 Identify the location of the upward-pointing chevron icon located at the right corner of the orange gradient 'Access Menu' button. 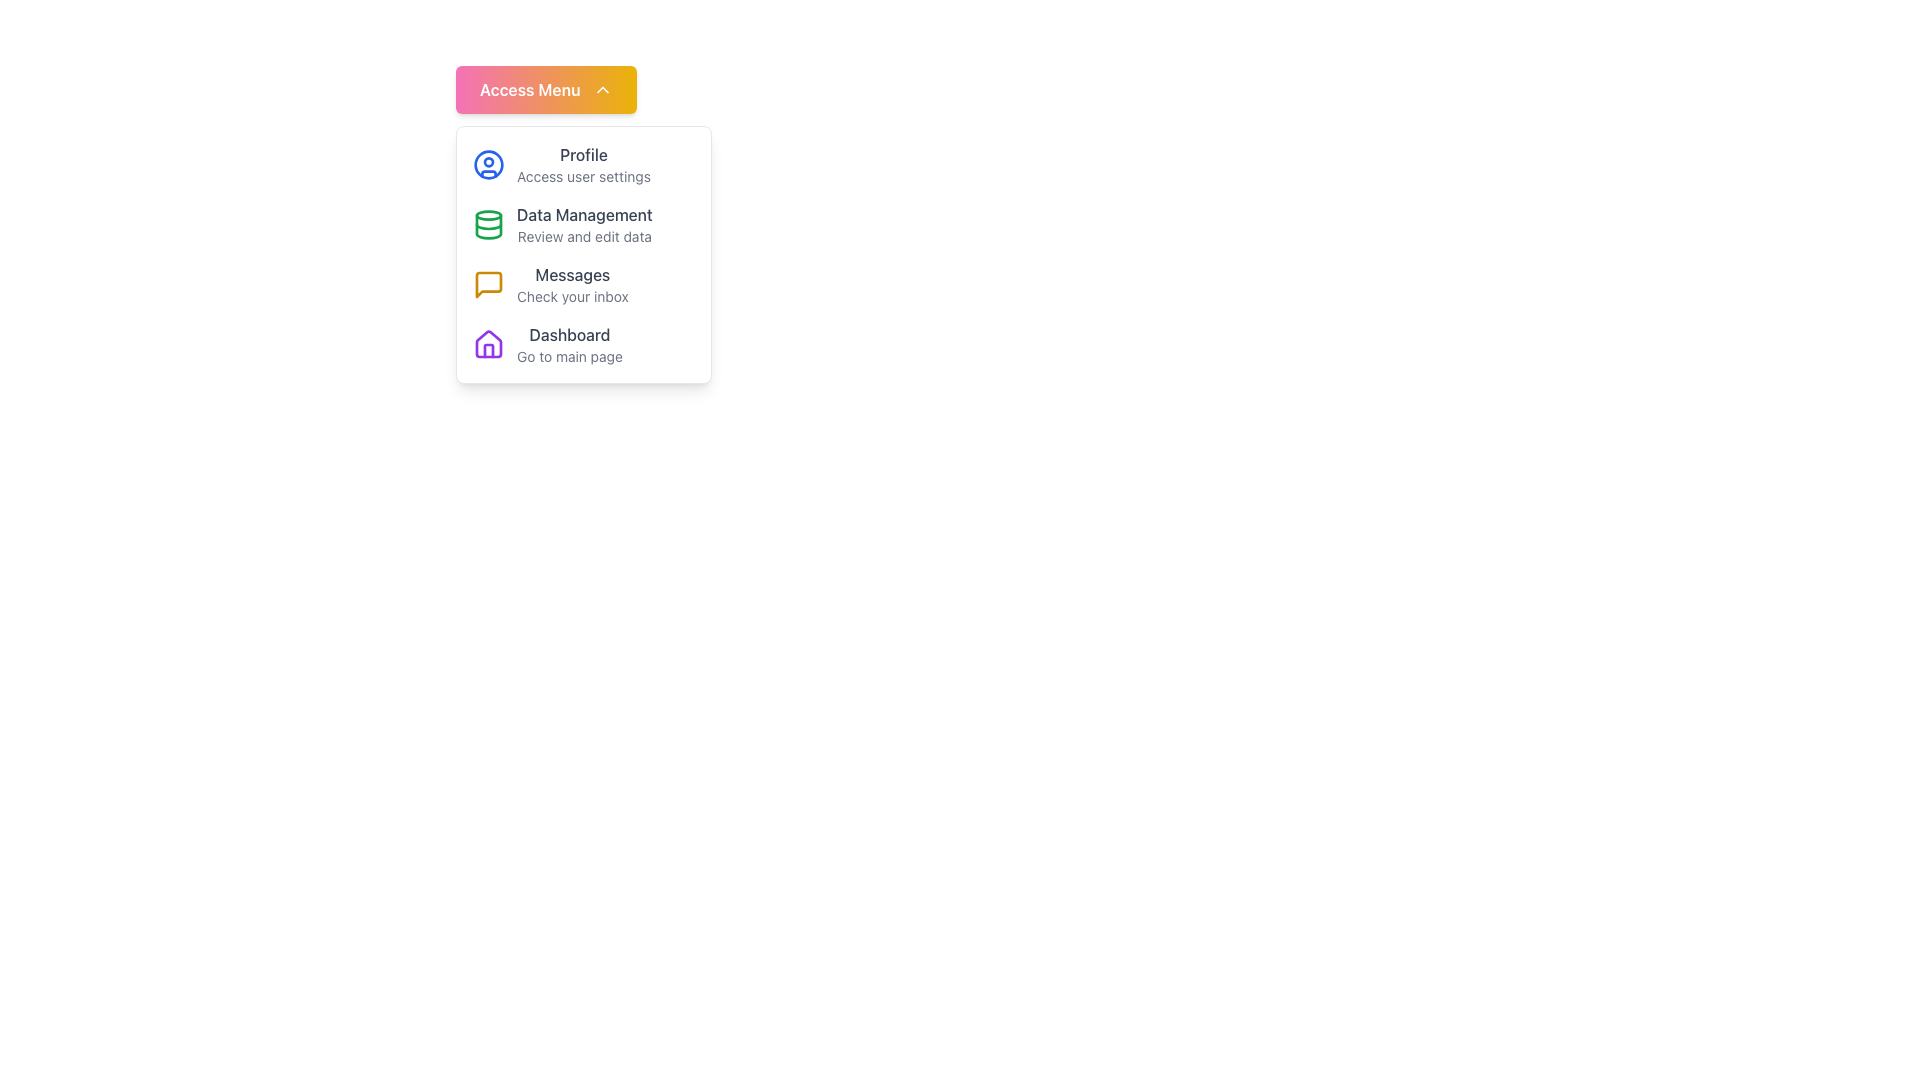
(601, 88).